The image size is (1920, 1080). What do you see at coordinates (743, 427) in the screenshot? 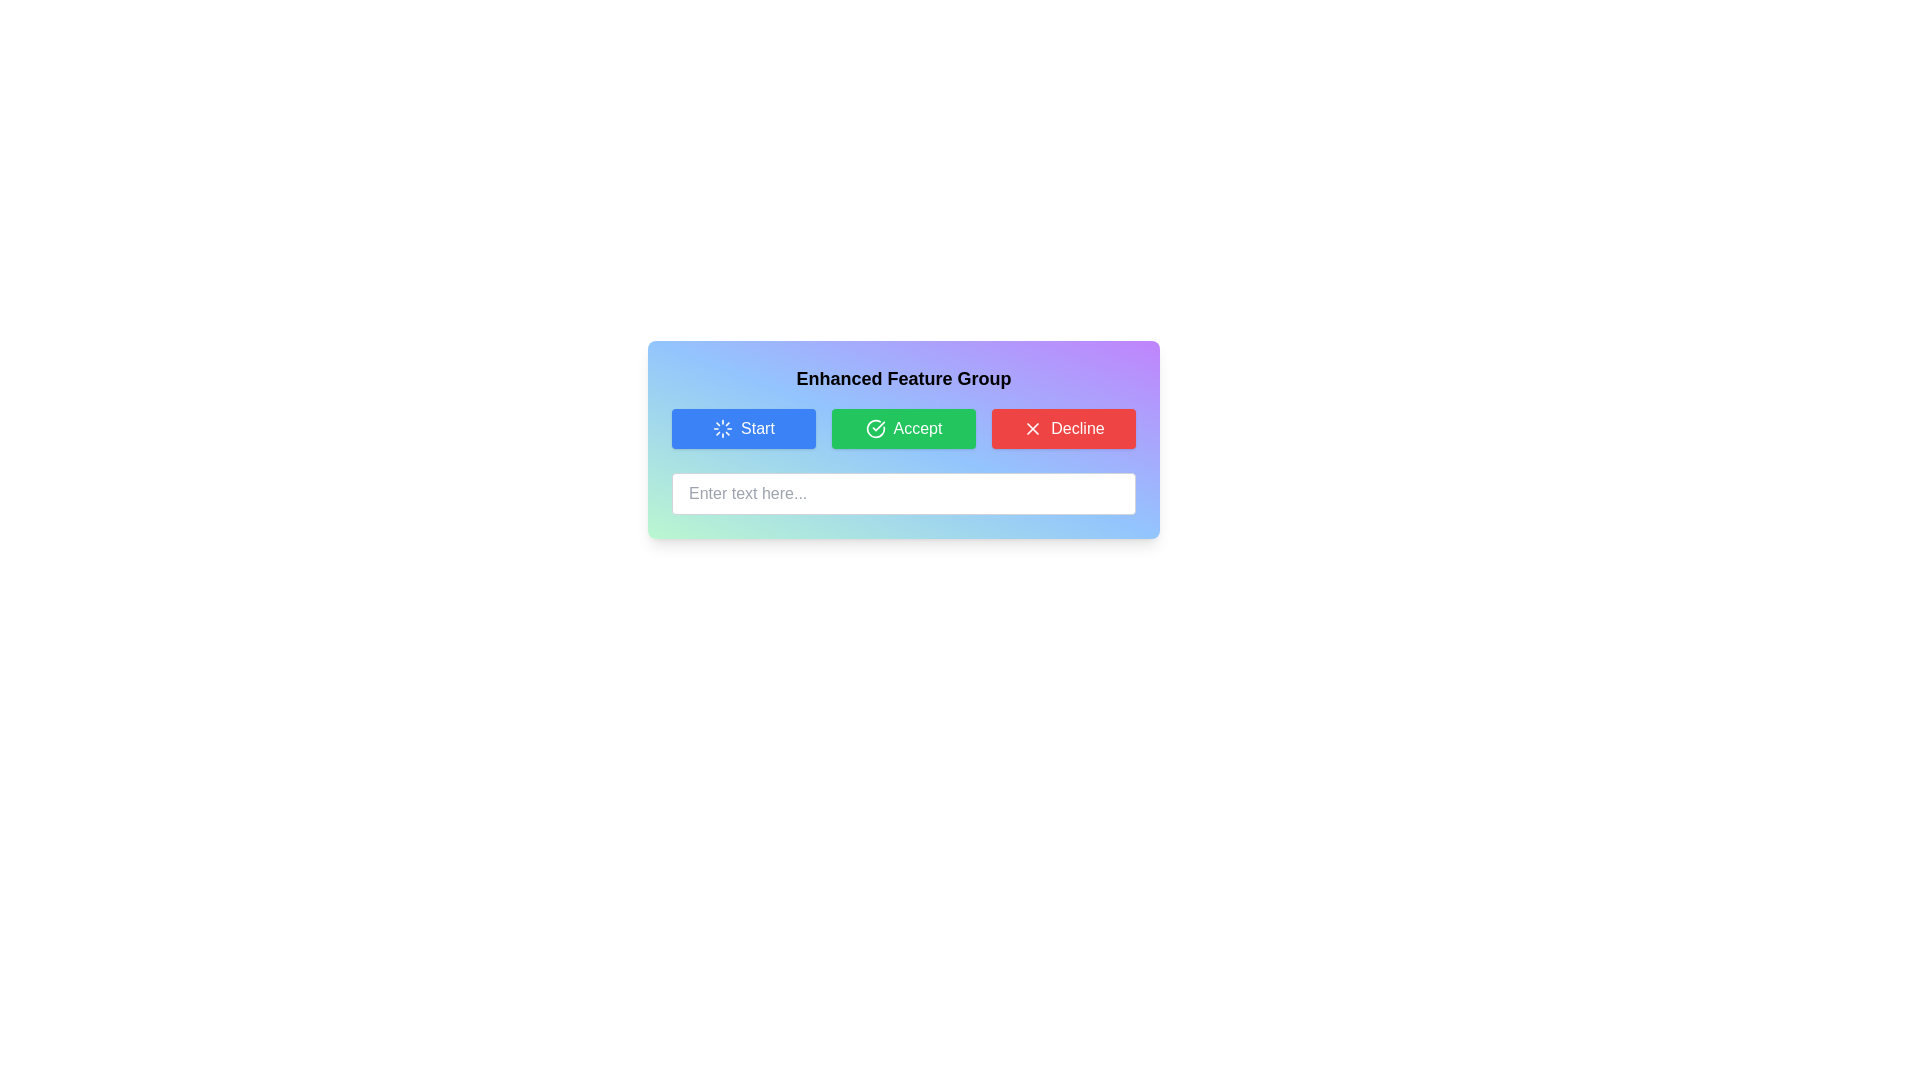
I see `the 'Start' button, which is the first button in a row of three buttons aligned horizontally at the top-left of the group` at bounding box center [743, 427].